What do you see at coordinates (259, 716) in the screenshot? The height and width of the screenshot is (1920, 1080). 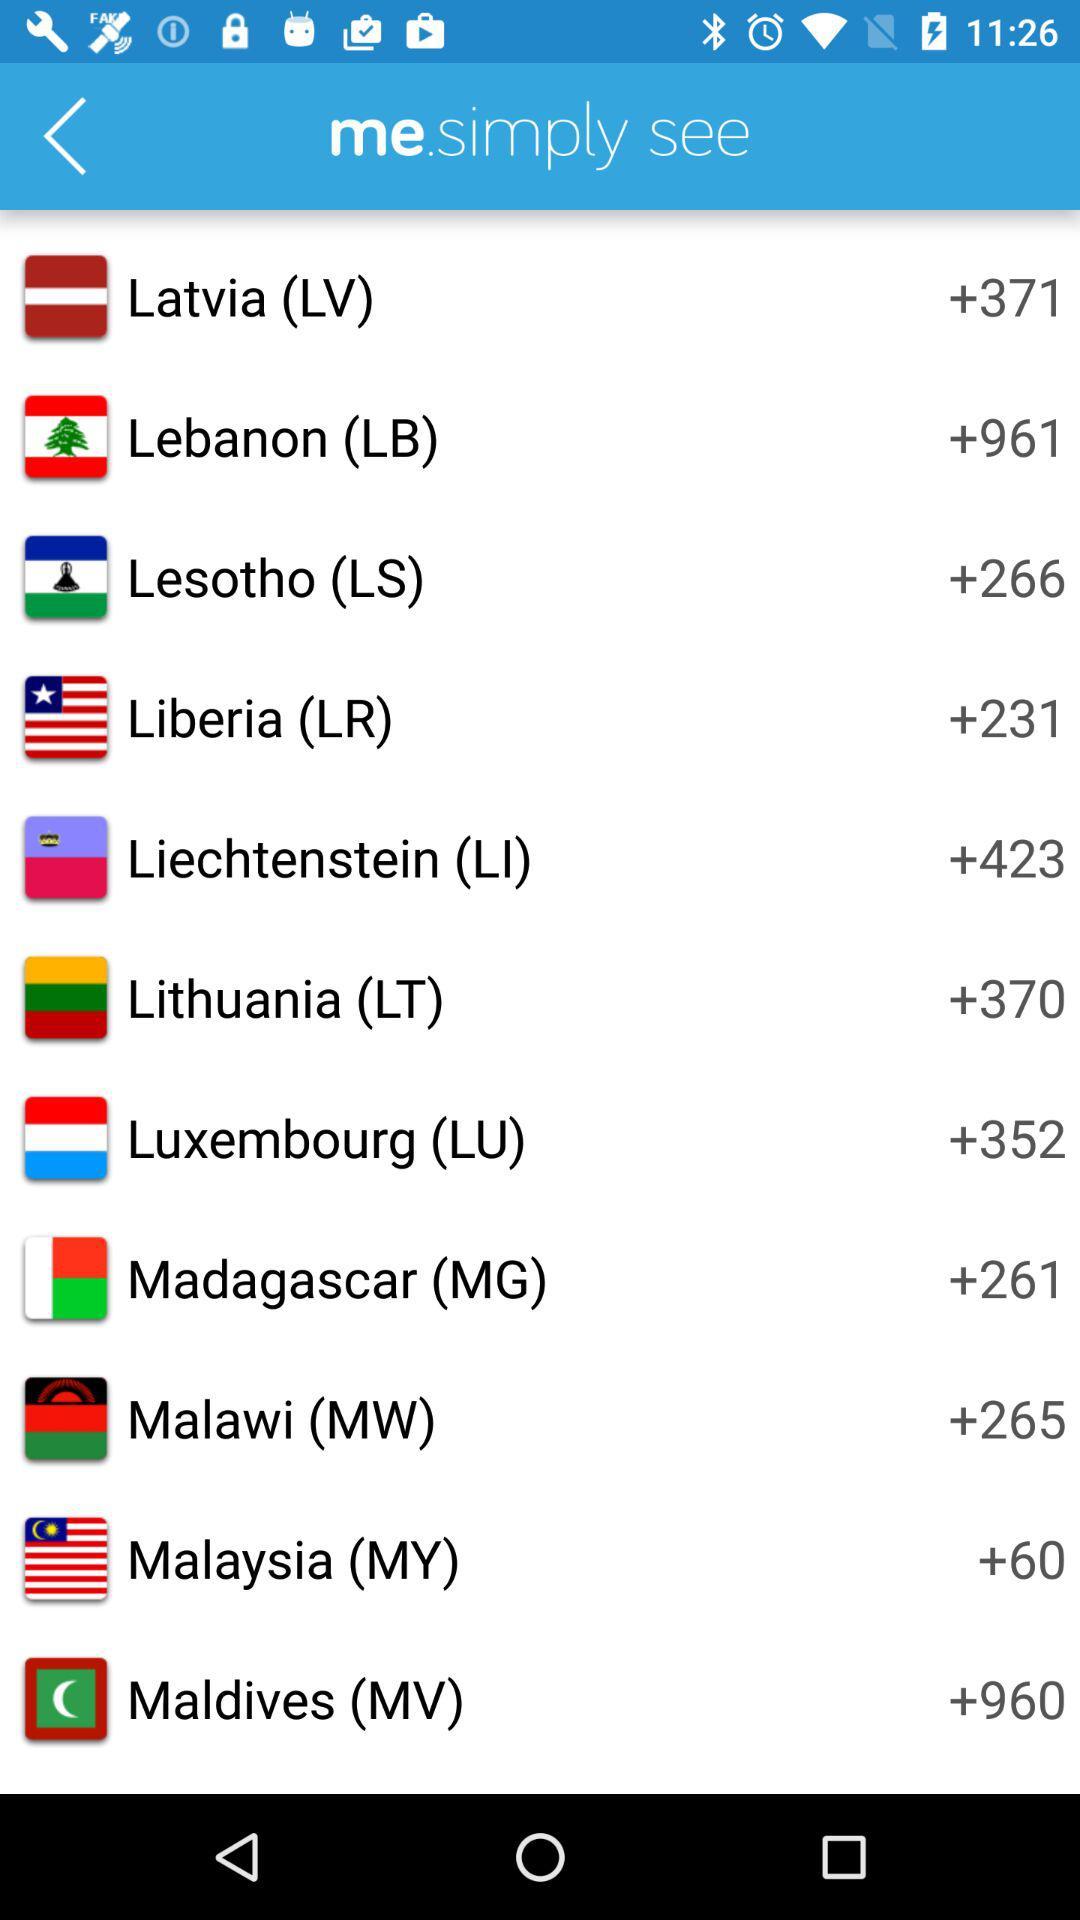 I see `the liberia (lr)` at bounding box center [259, 716].